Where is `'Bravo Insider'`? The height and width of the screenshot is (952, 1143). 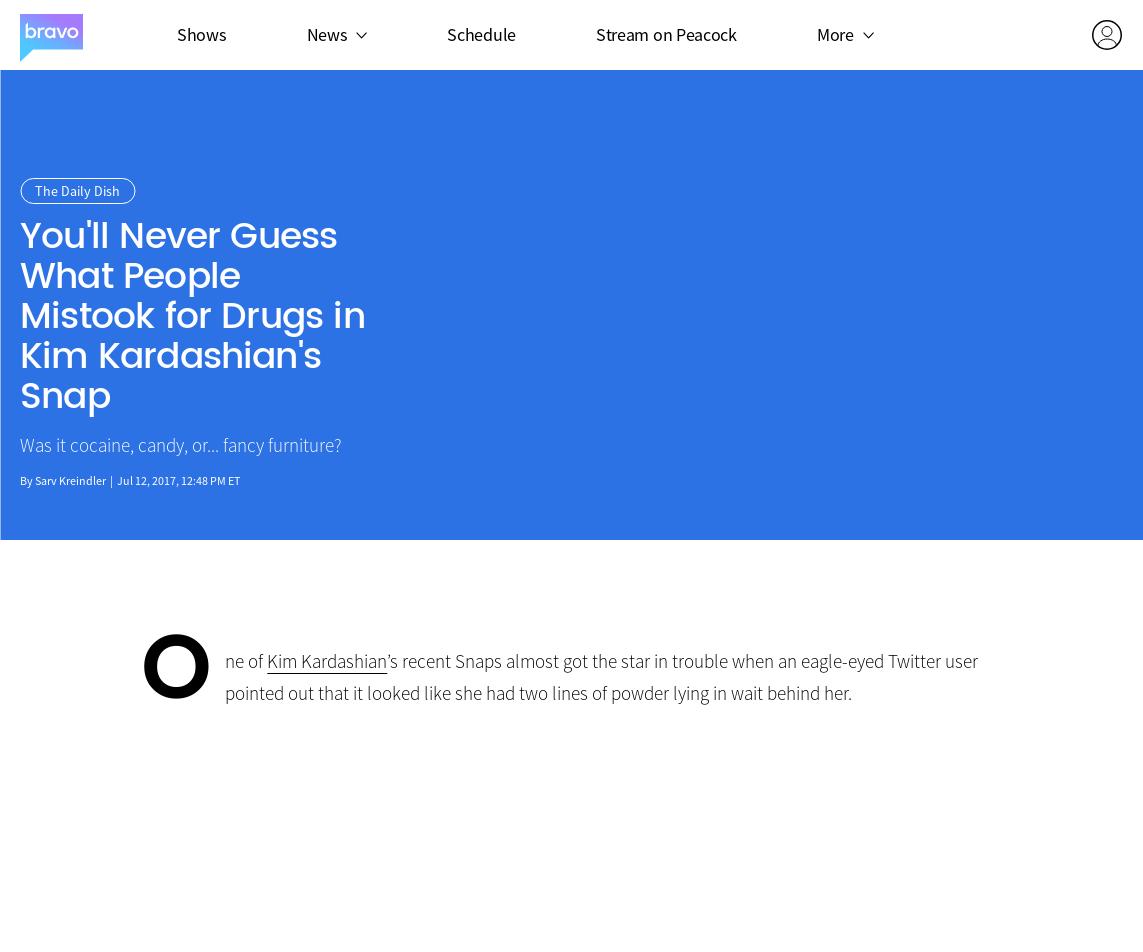 'Bravo Insider' is located at coordinates (803, 146).